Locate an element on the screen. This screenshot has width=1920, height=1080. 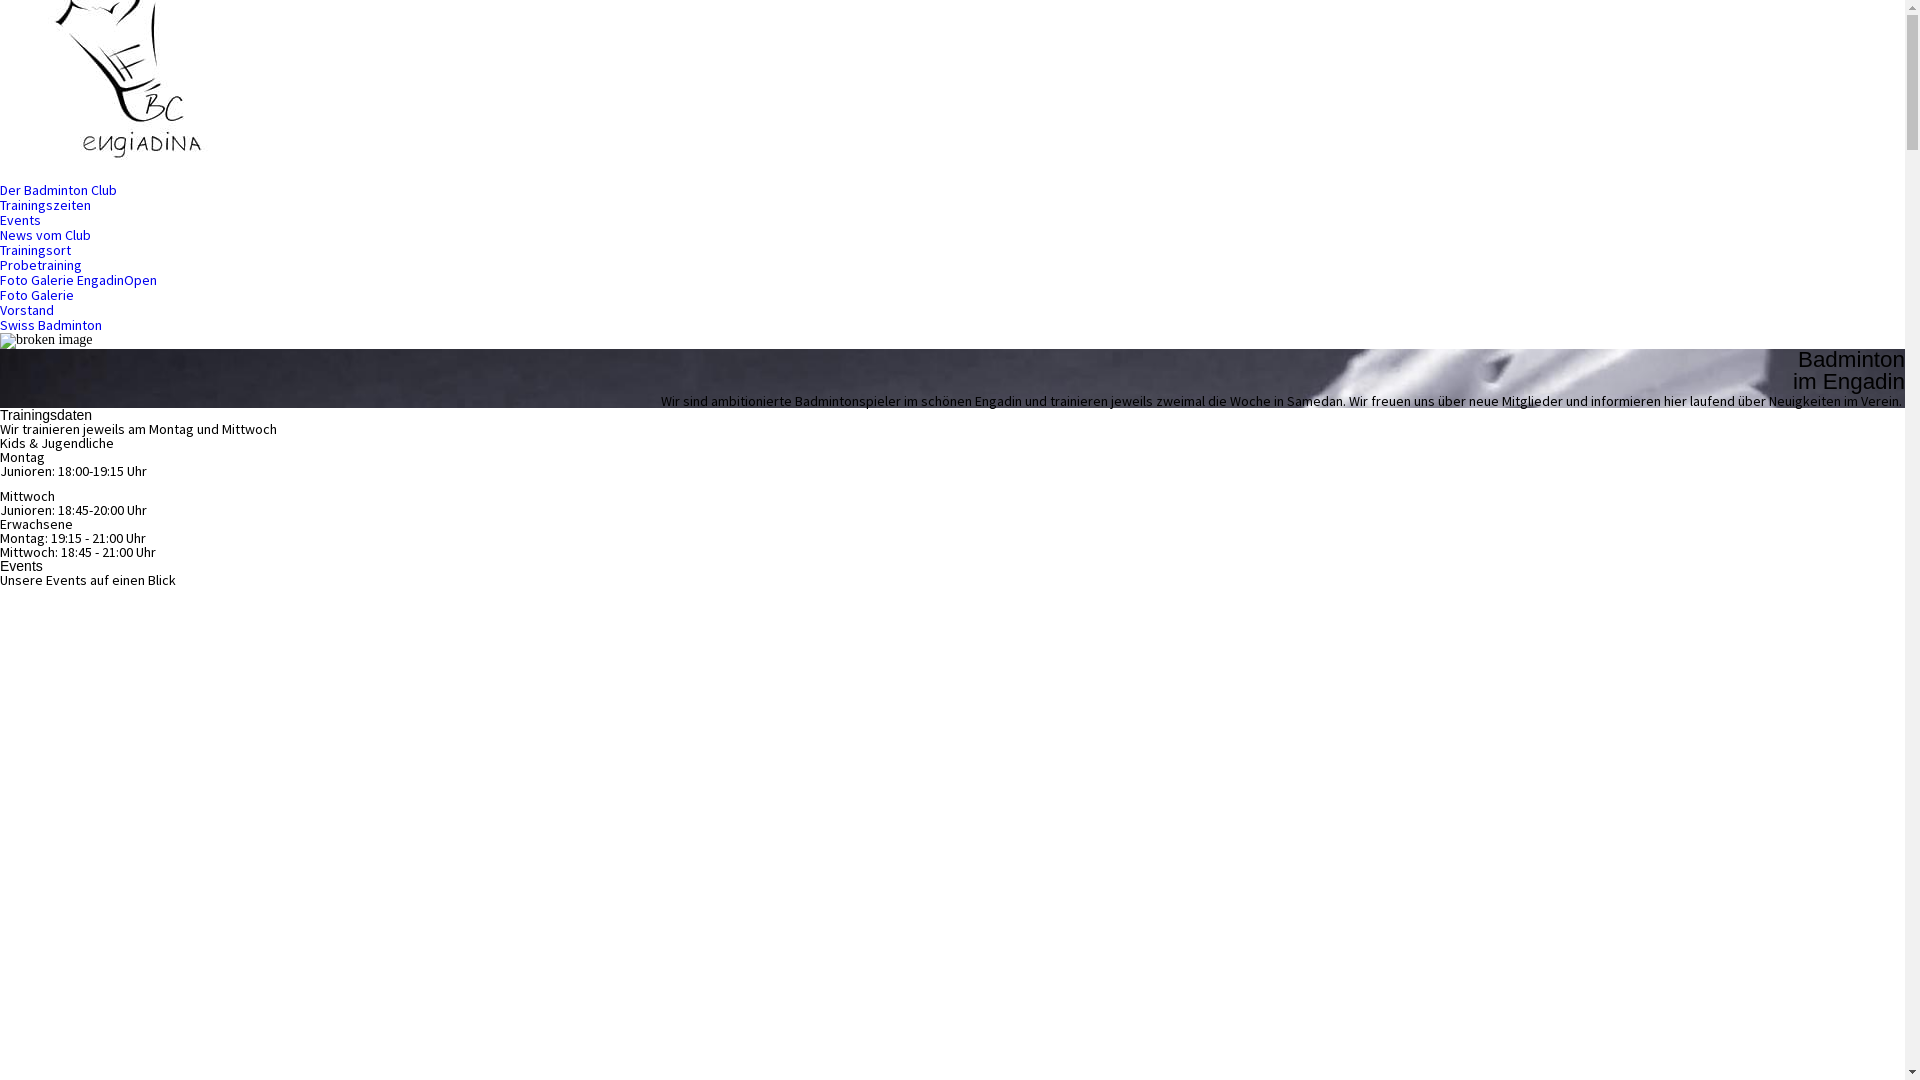
'Swiss Badminton' is located at coordinates (51, 324).